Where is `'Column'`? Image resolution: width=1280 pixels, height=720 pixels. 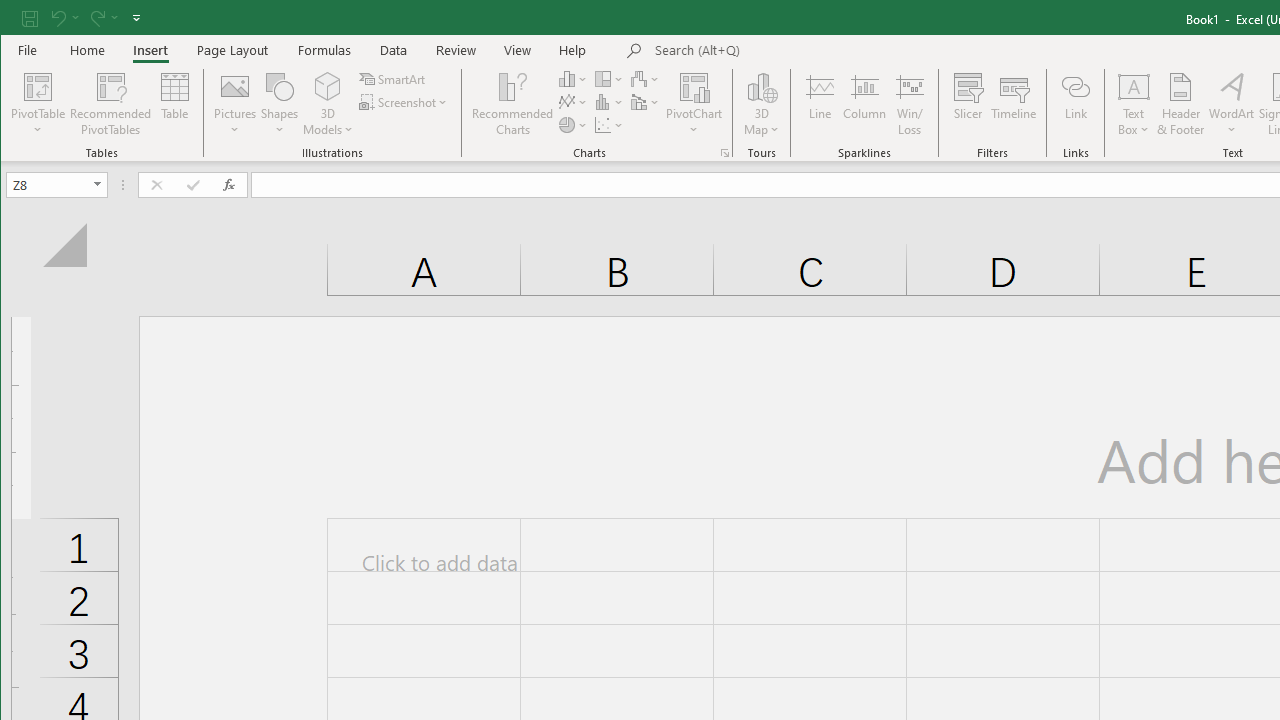 'Column' is located at coordinates (865, 104).